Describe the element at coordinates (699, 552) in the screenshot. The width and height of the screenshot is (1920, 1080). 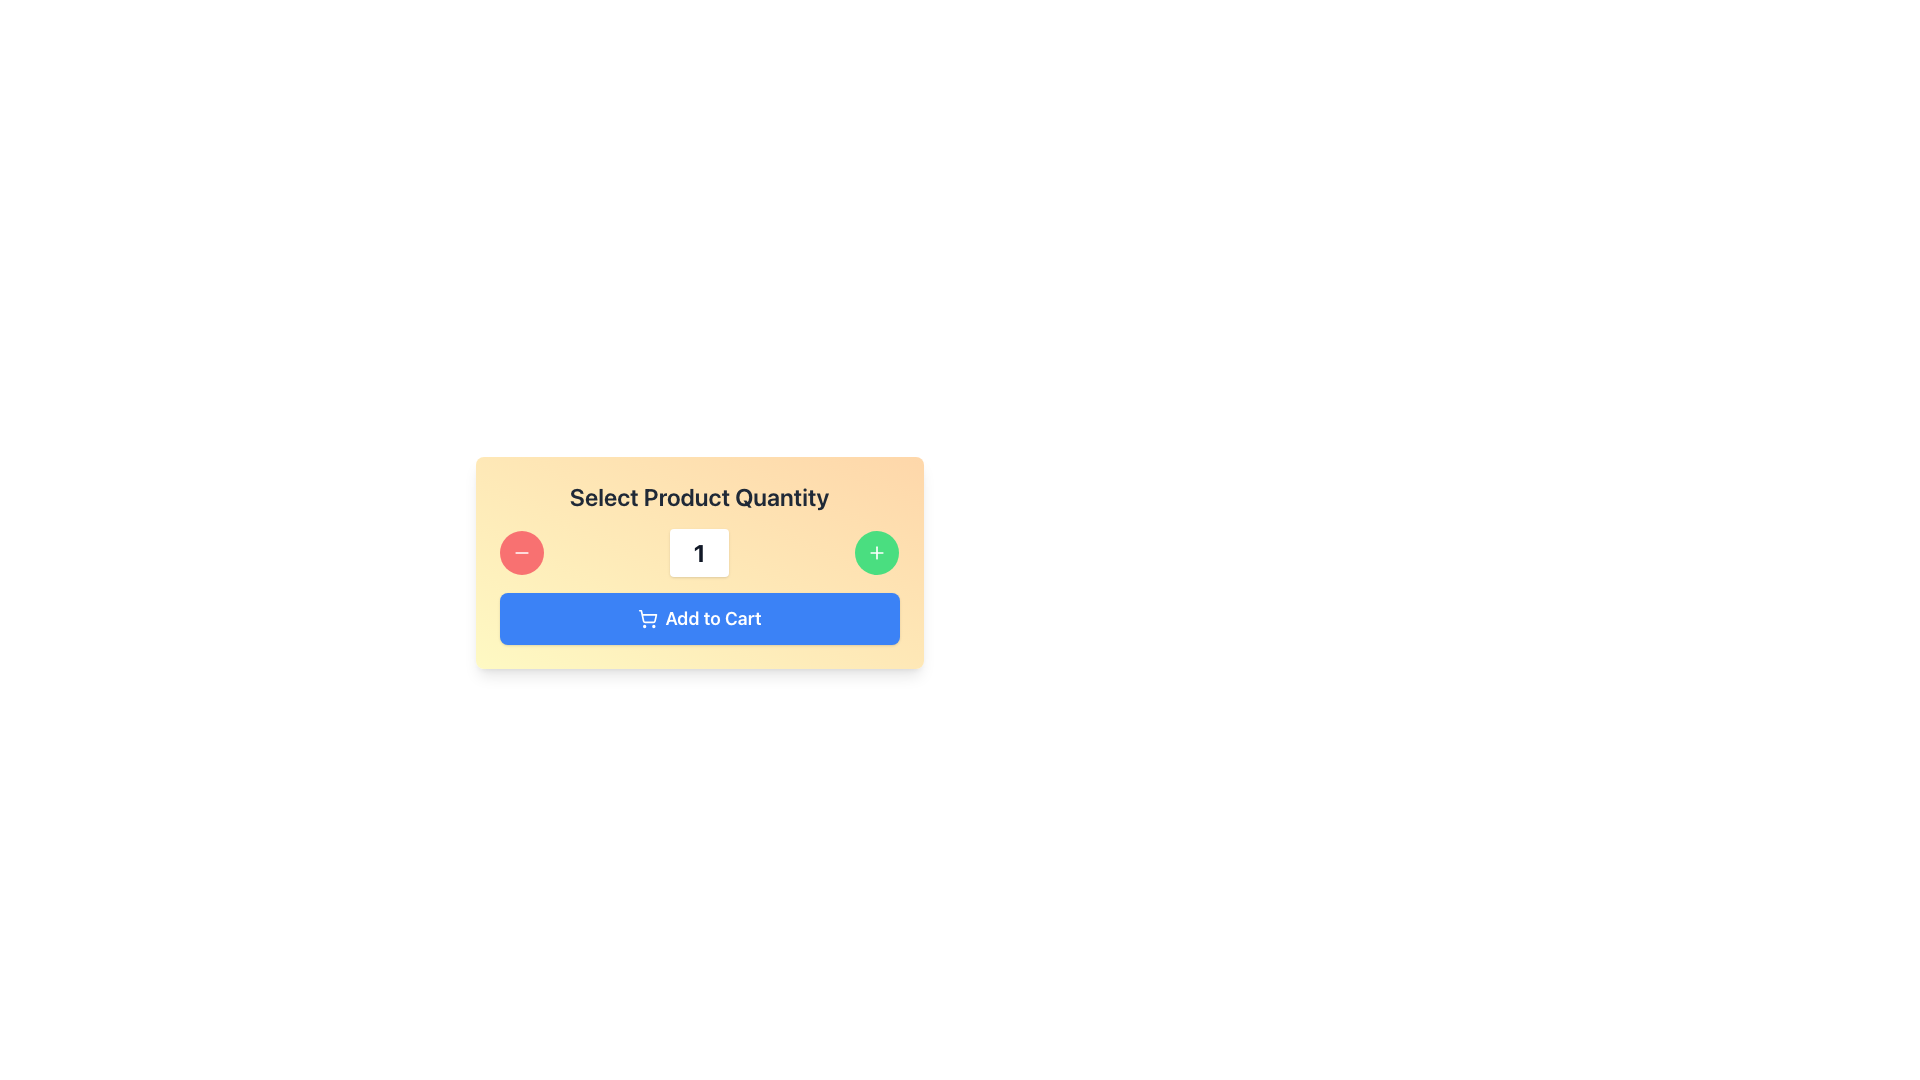
I see `the prominently displayed number '1' in bold black on a white background for interaction feedback` at that location.